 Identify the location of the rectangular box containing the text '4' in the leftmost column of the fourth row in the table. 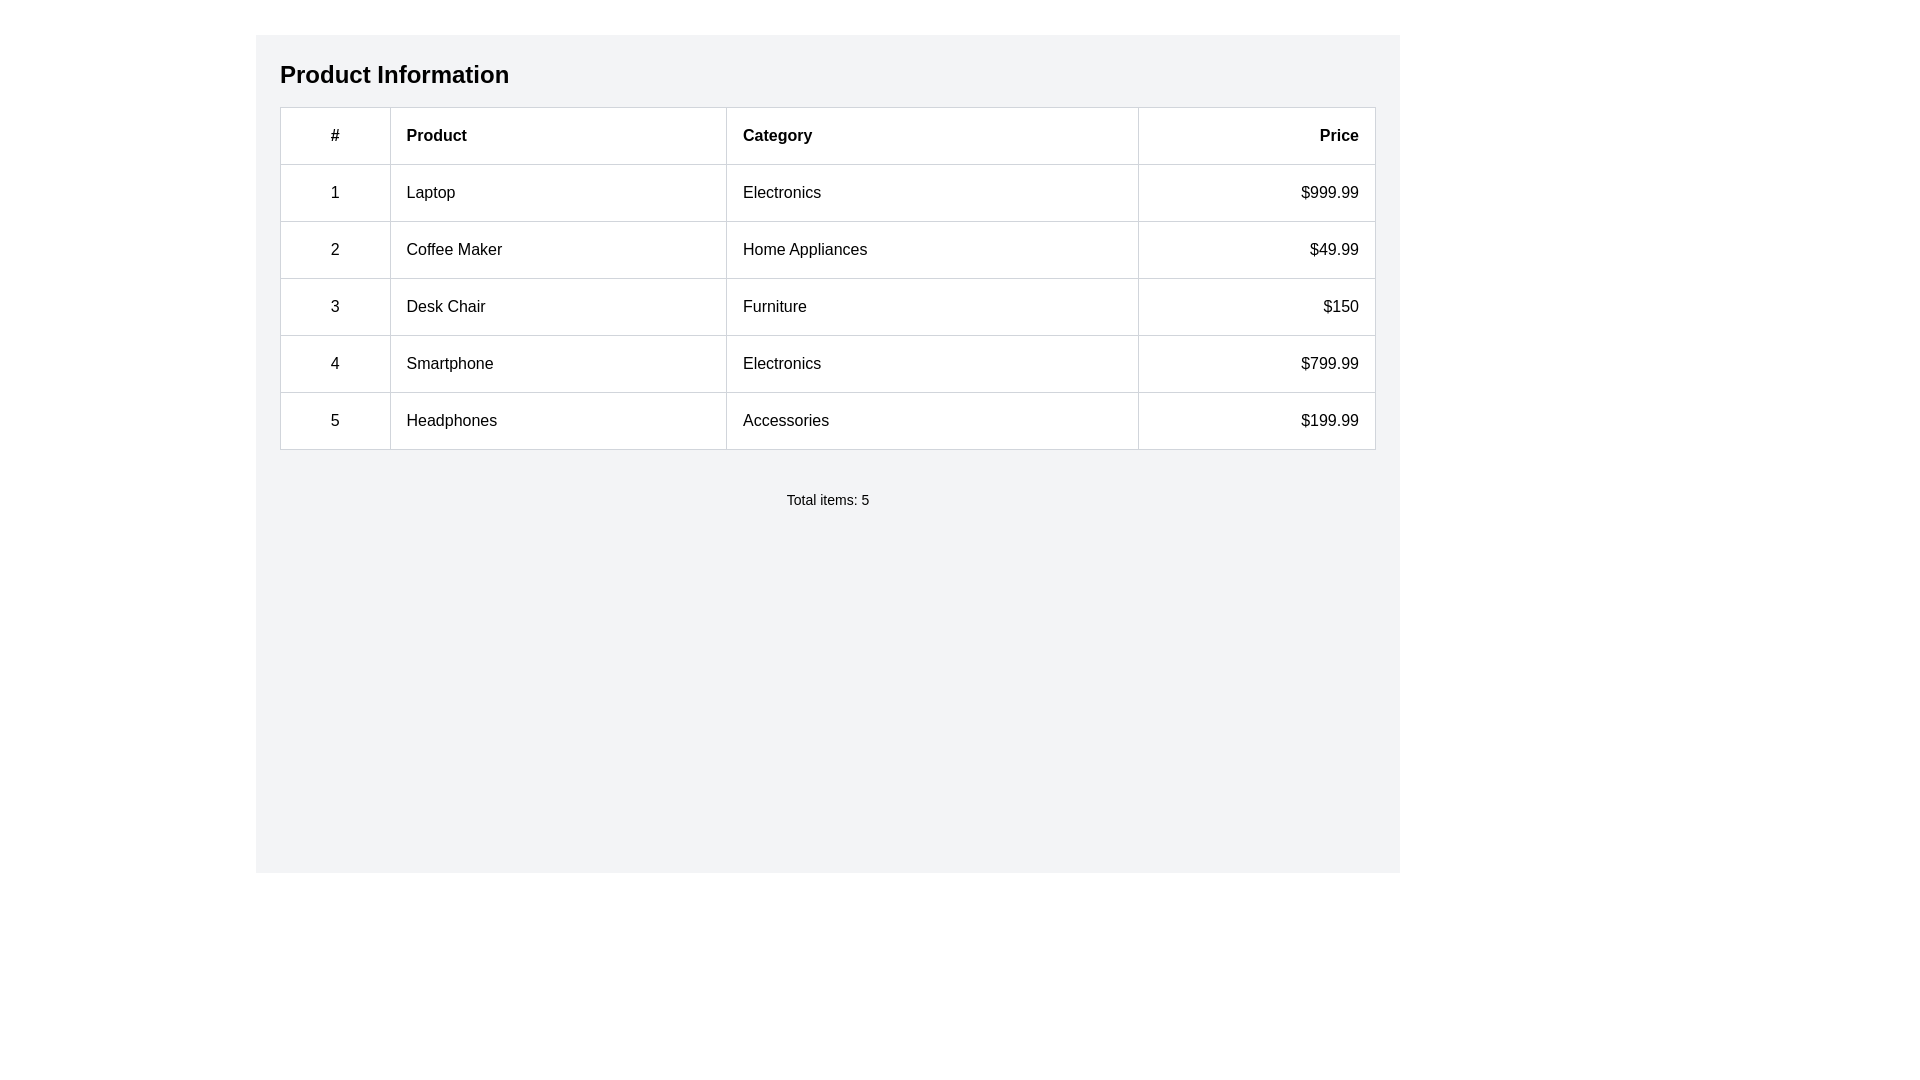
(335, 363).